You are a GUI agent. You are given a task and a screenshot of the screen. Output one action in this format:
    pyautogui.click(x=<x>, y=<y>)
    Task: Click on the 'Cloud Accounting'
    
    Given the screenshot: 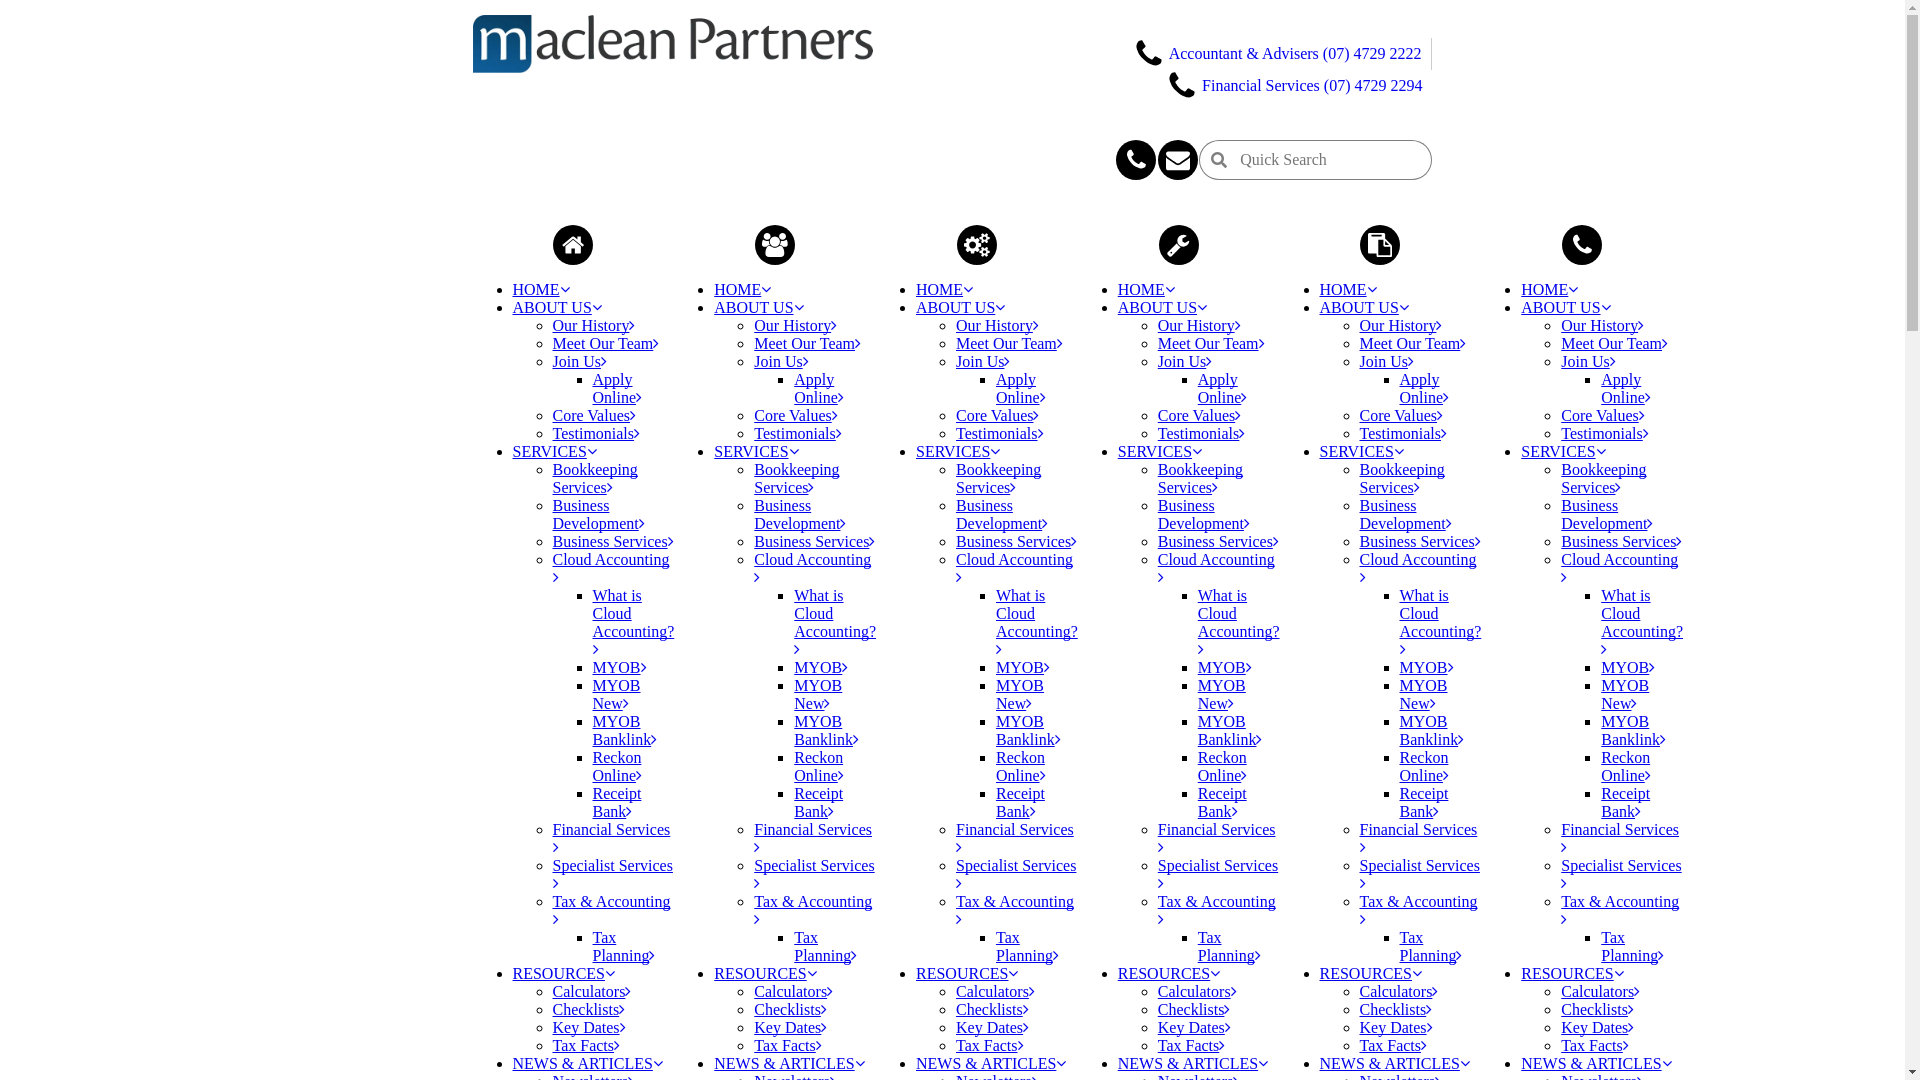 What is the action you would take?
    pyautogui.click(x=1417, y=568)
    